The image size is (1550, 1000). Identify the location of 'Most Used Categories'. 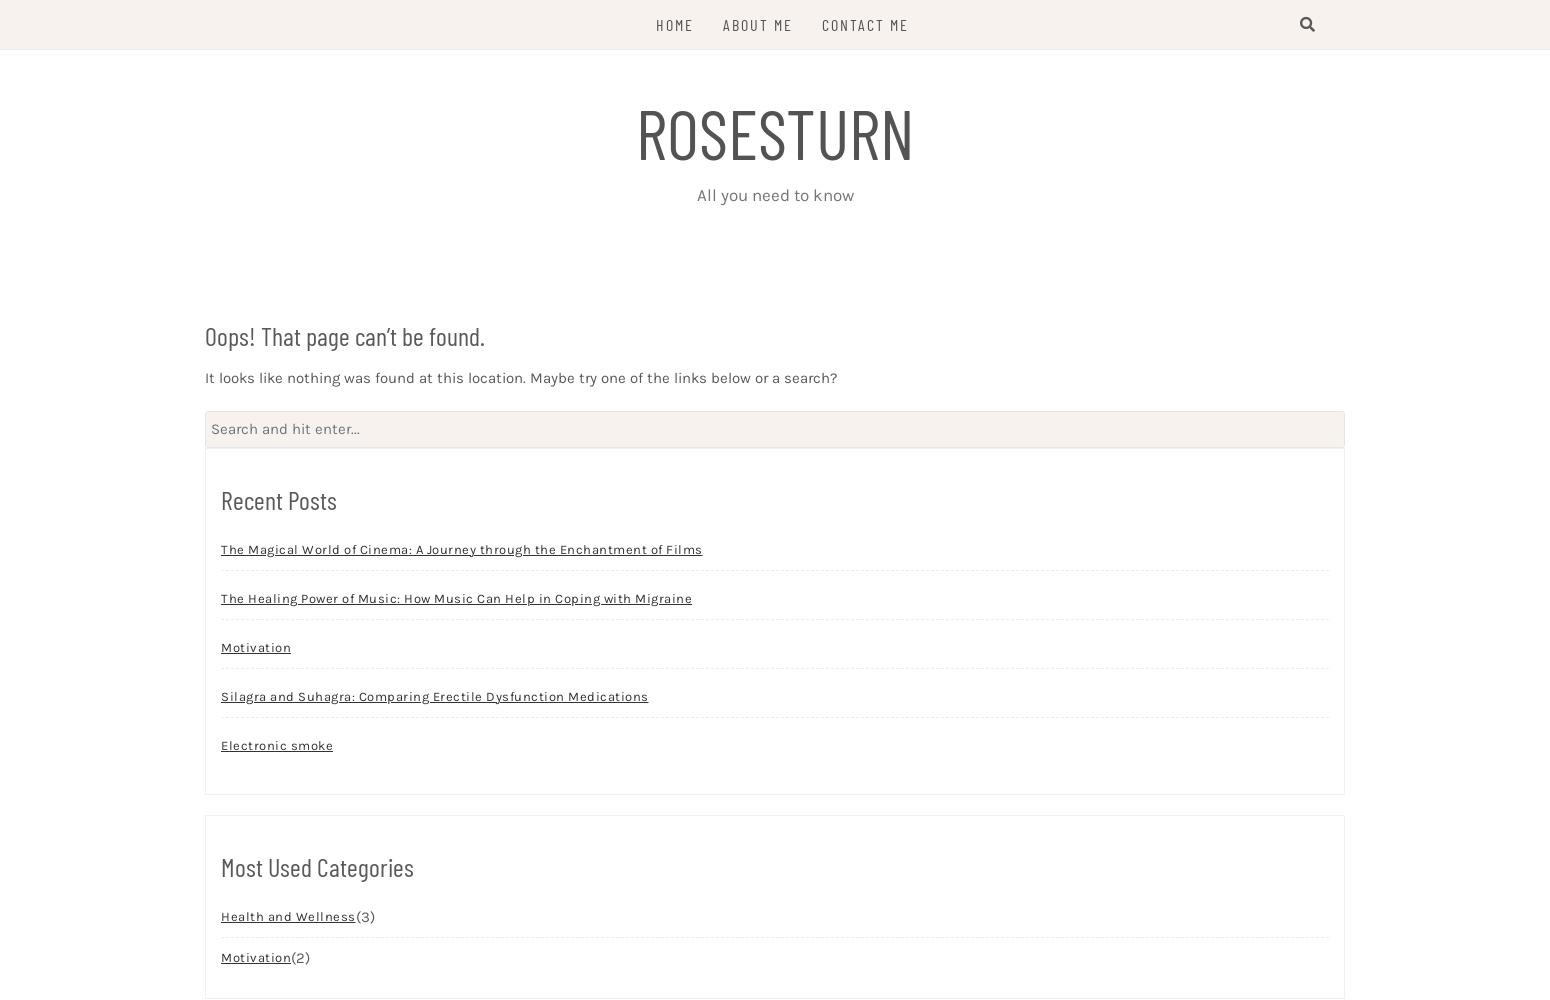
(316, 864).